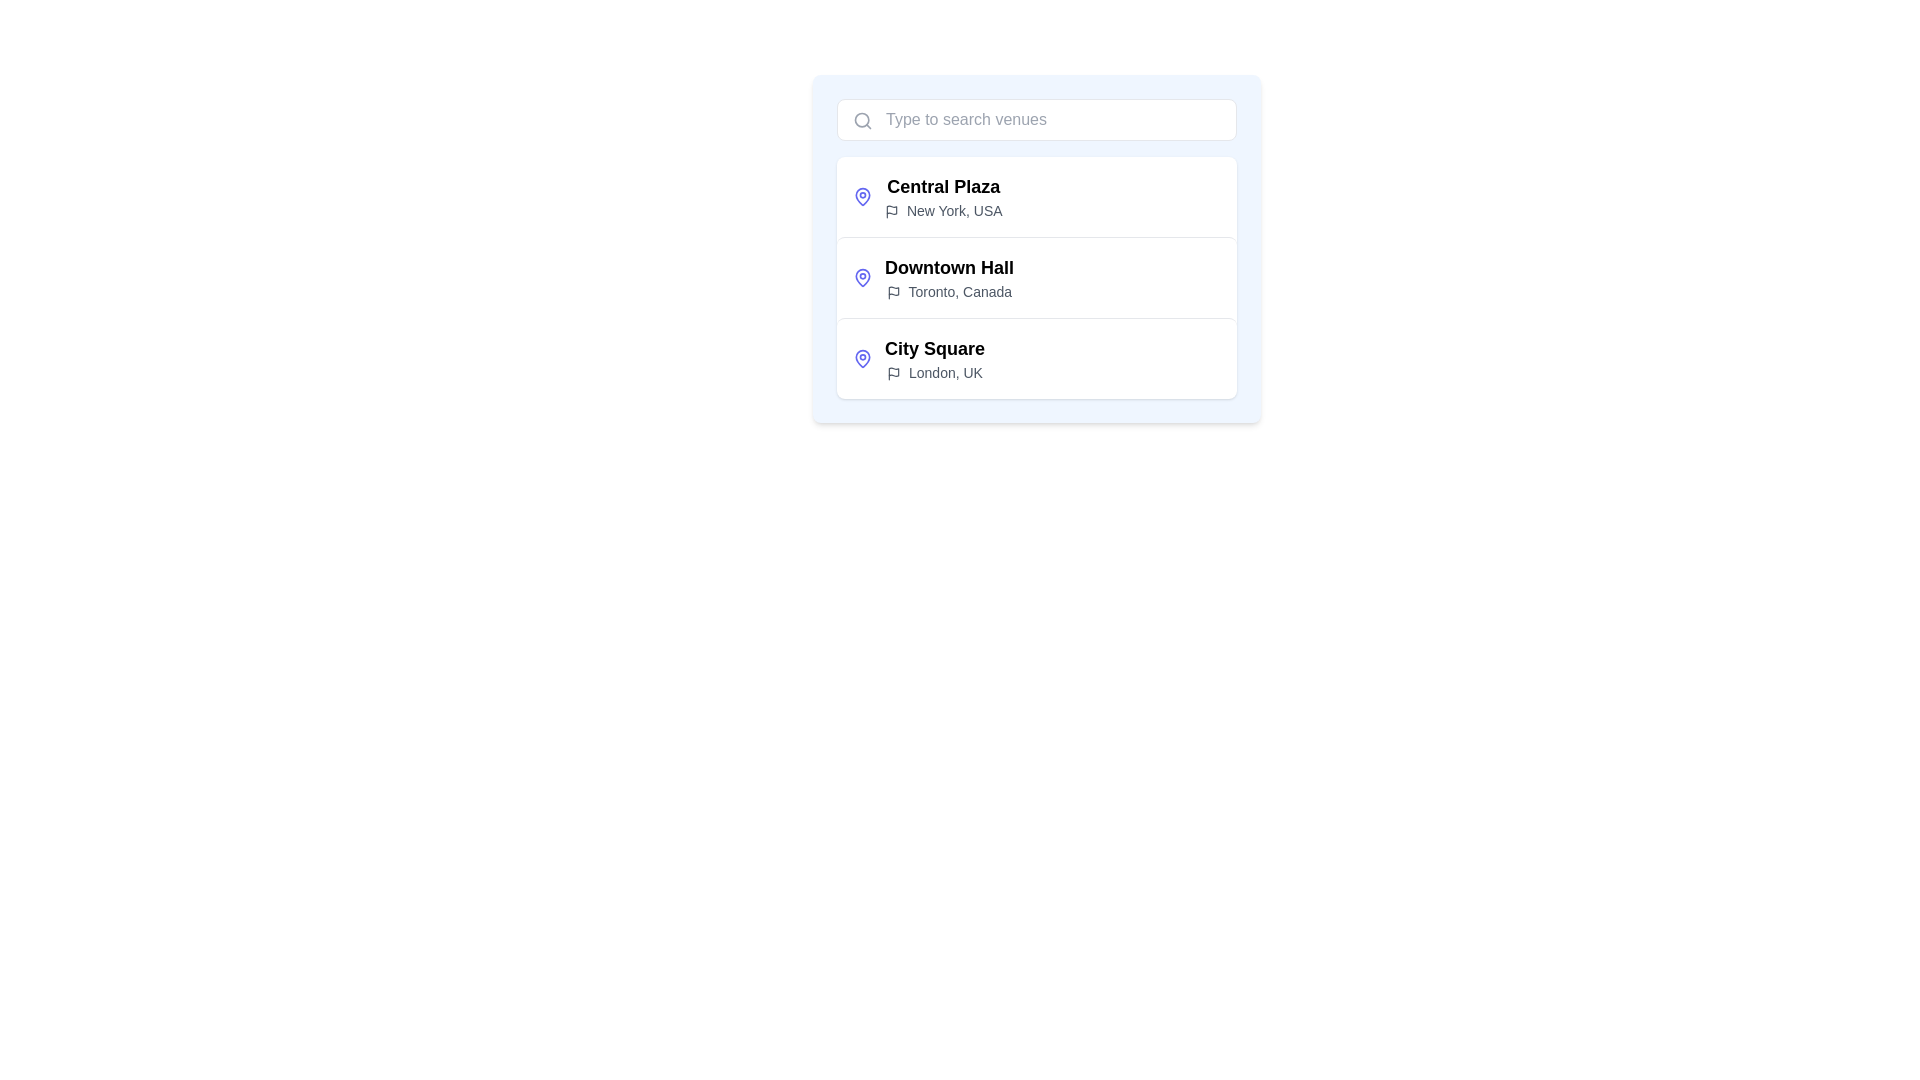 The width and height of the screenshot is (1920, 1080). Describe the element at coordinates (891, 212) in the screenshot. I see `the icon located to the left of the text 'New York, USA' under the 'Central Plaza' heading` at that location.